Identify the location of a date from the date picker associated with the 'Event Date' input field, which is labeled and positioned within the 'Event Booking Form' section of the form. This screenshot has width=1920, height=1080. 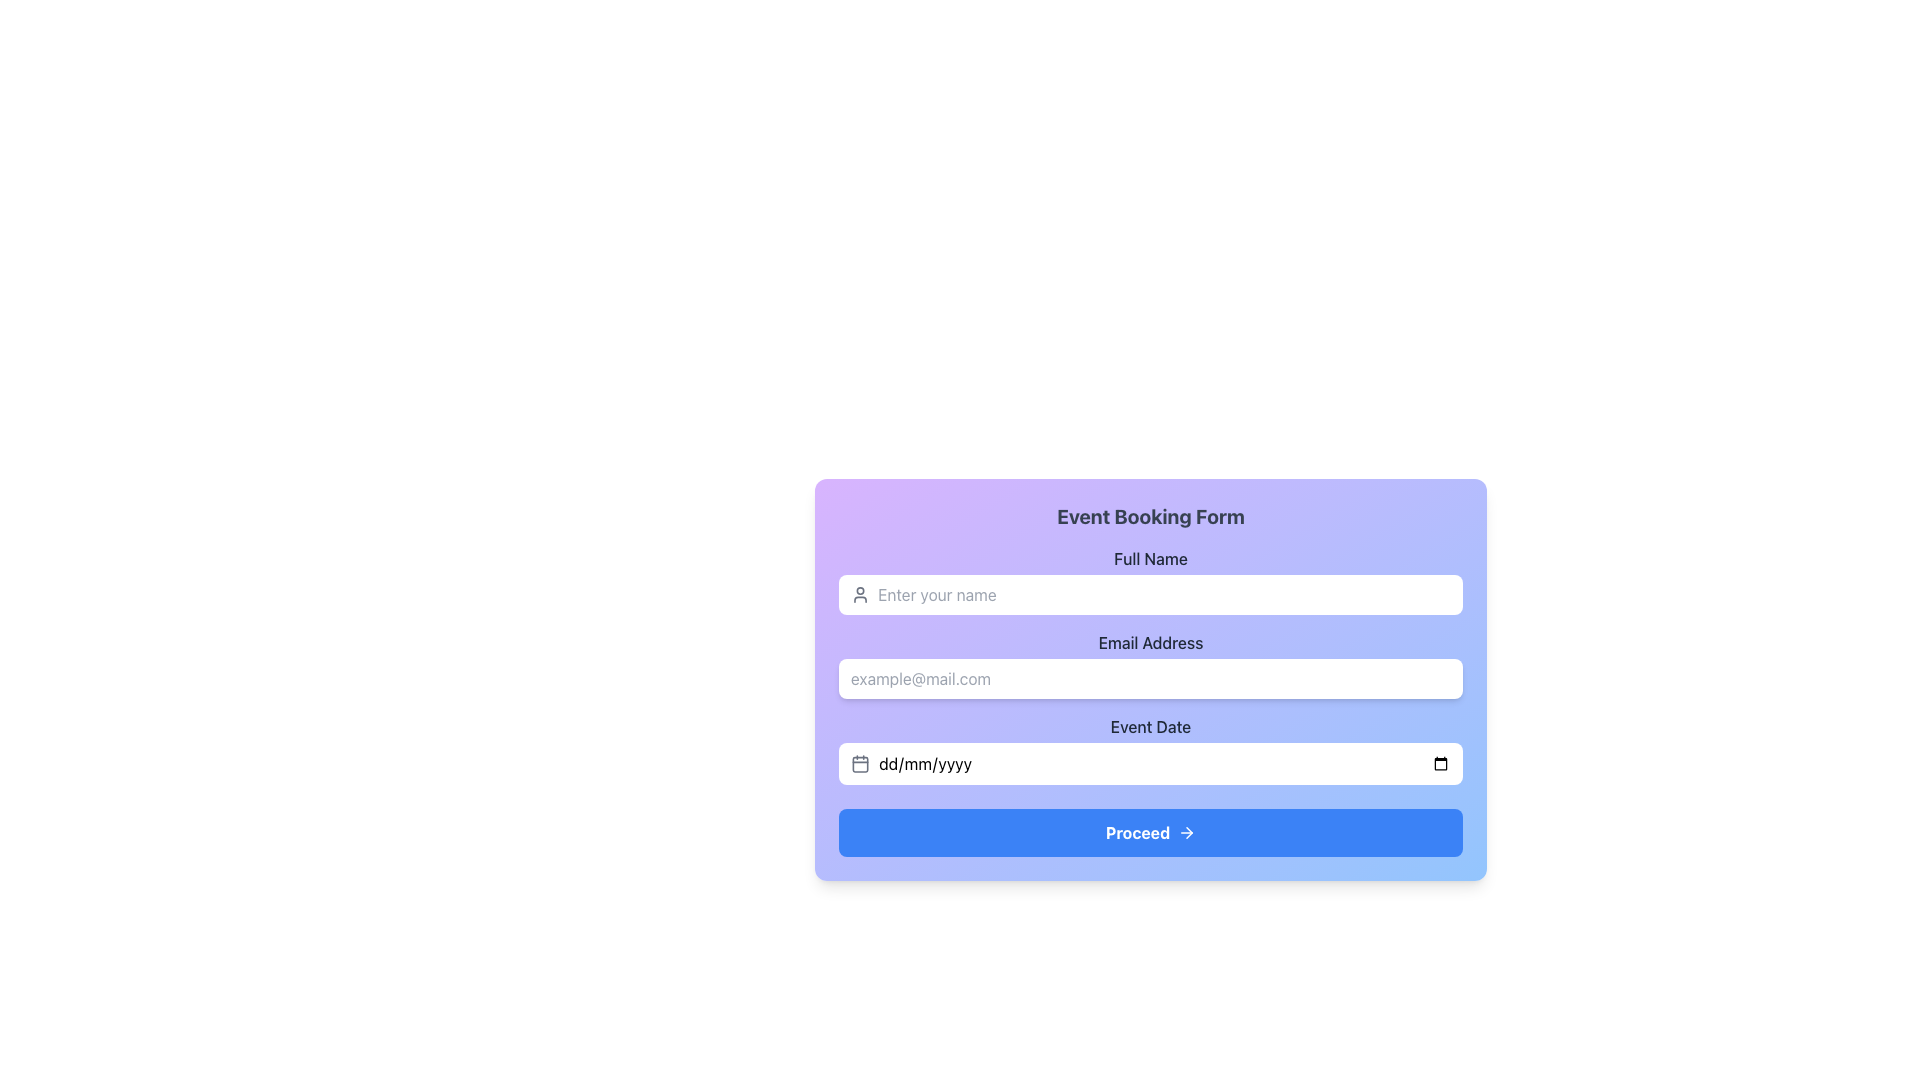
(1151, 749).